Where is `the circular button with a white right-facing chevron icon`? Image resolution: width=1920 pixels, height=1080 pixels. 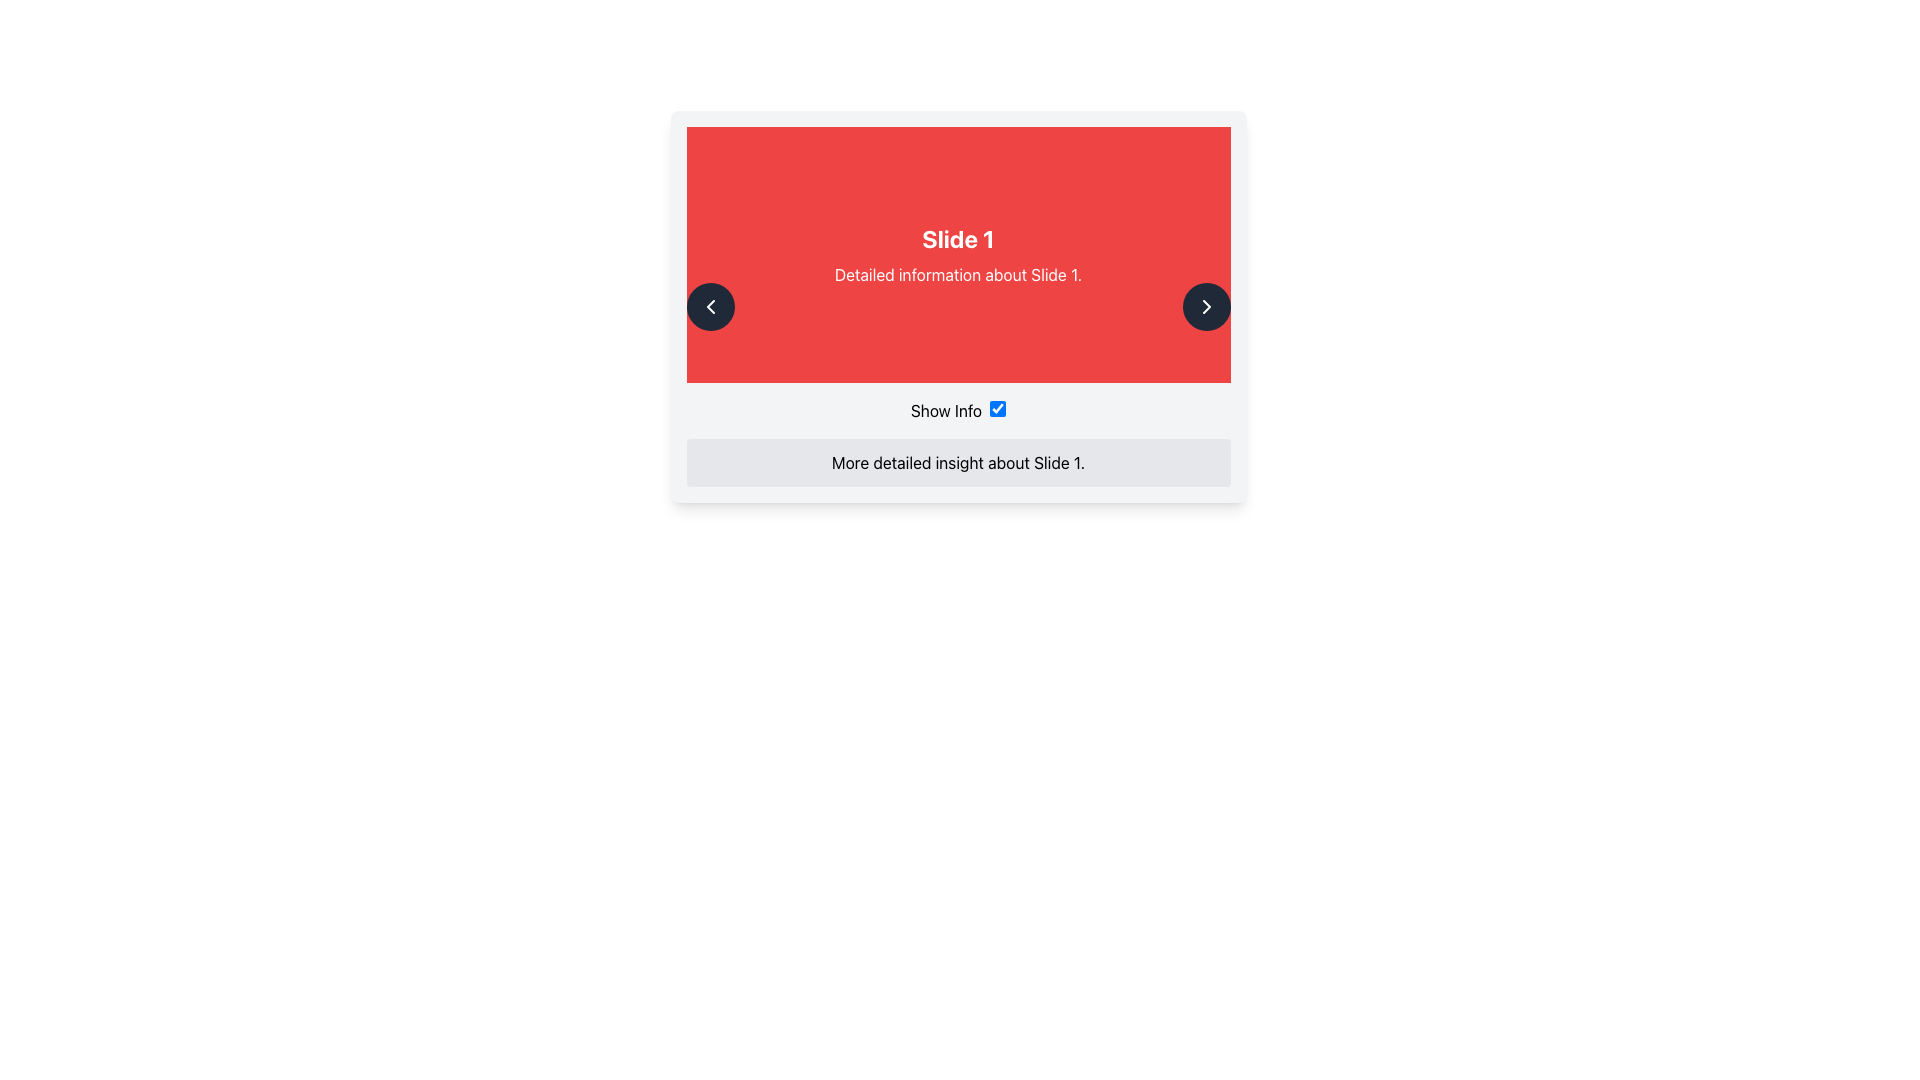
the circular button with a white right-facing chevron icon is located at coordinates (1205, 307).